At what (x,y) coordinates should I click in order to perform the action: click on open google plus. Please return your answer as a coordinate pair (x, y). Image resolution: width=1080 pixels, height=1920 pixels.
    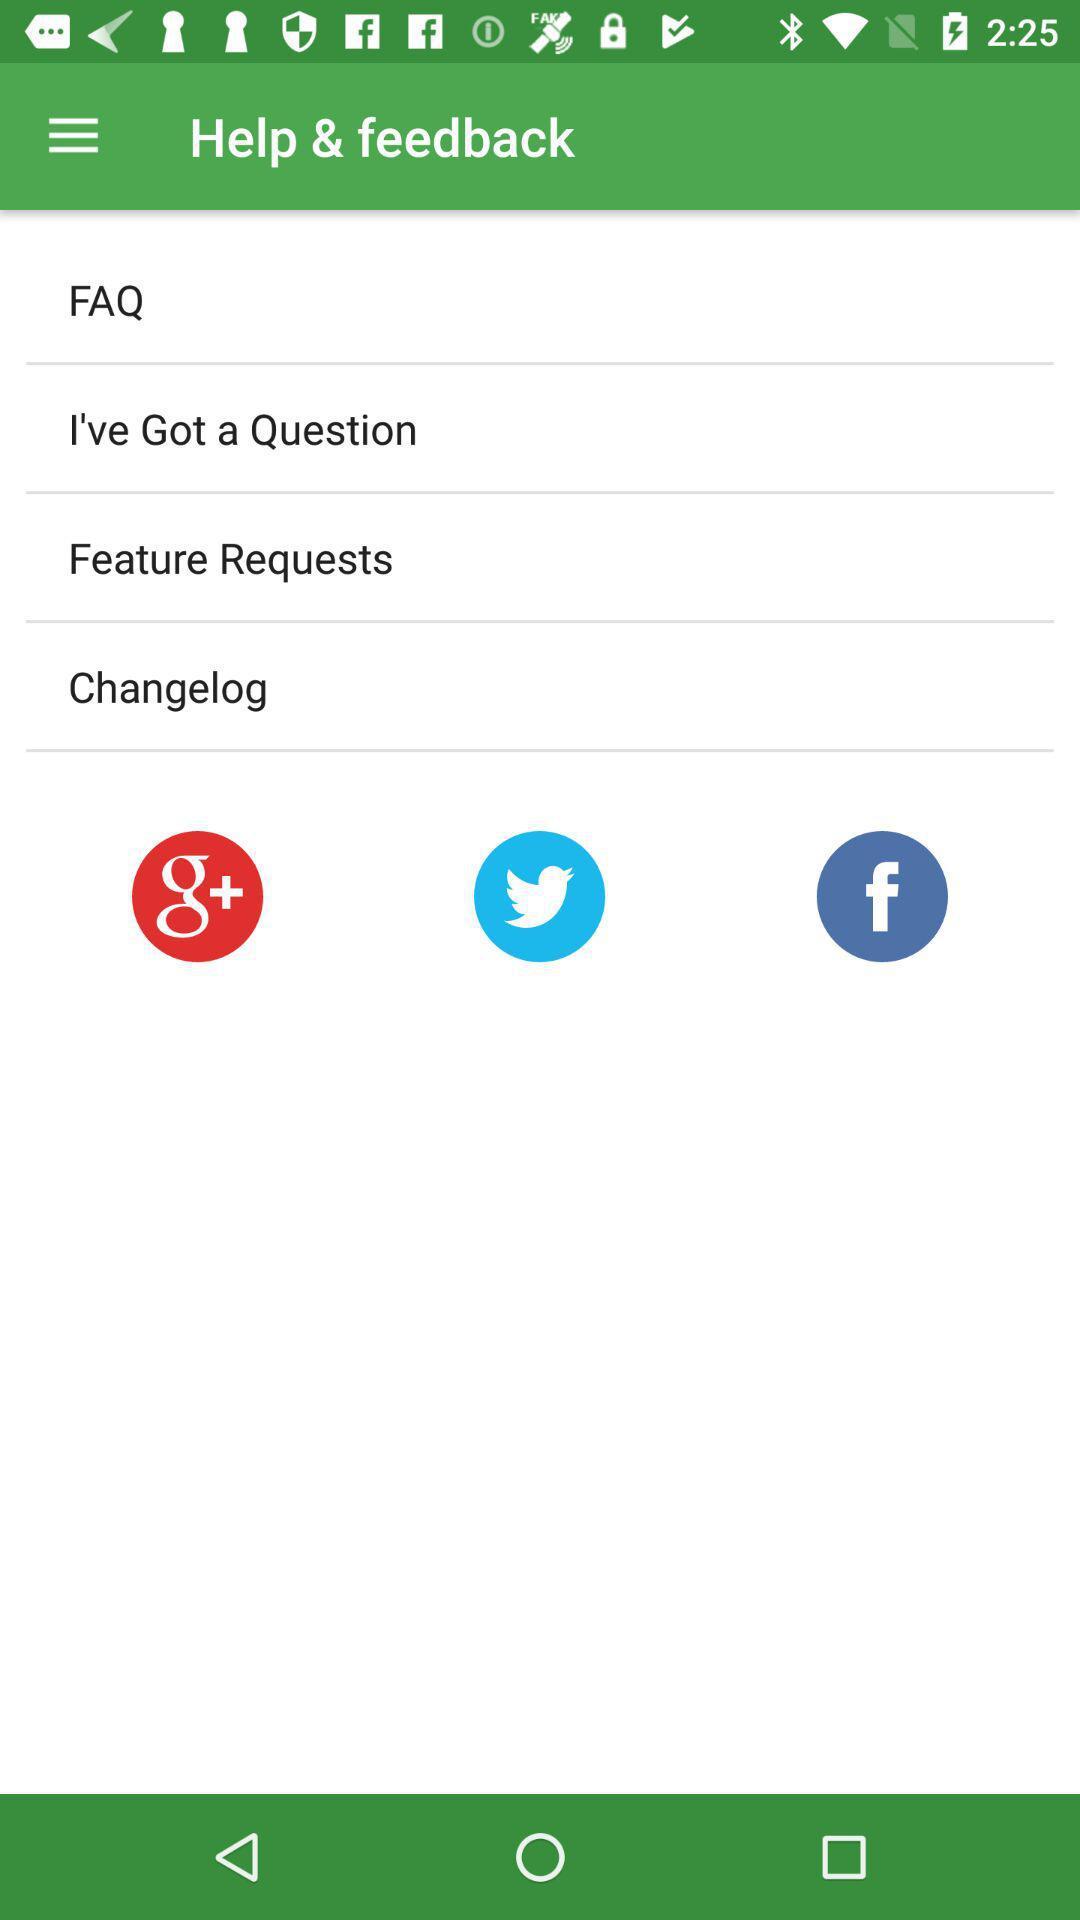
    Looking at the image, I should click on (197, 895).